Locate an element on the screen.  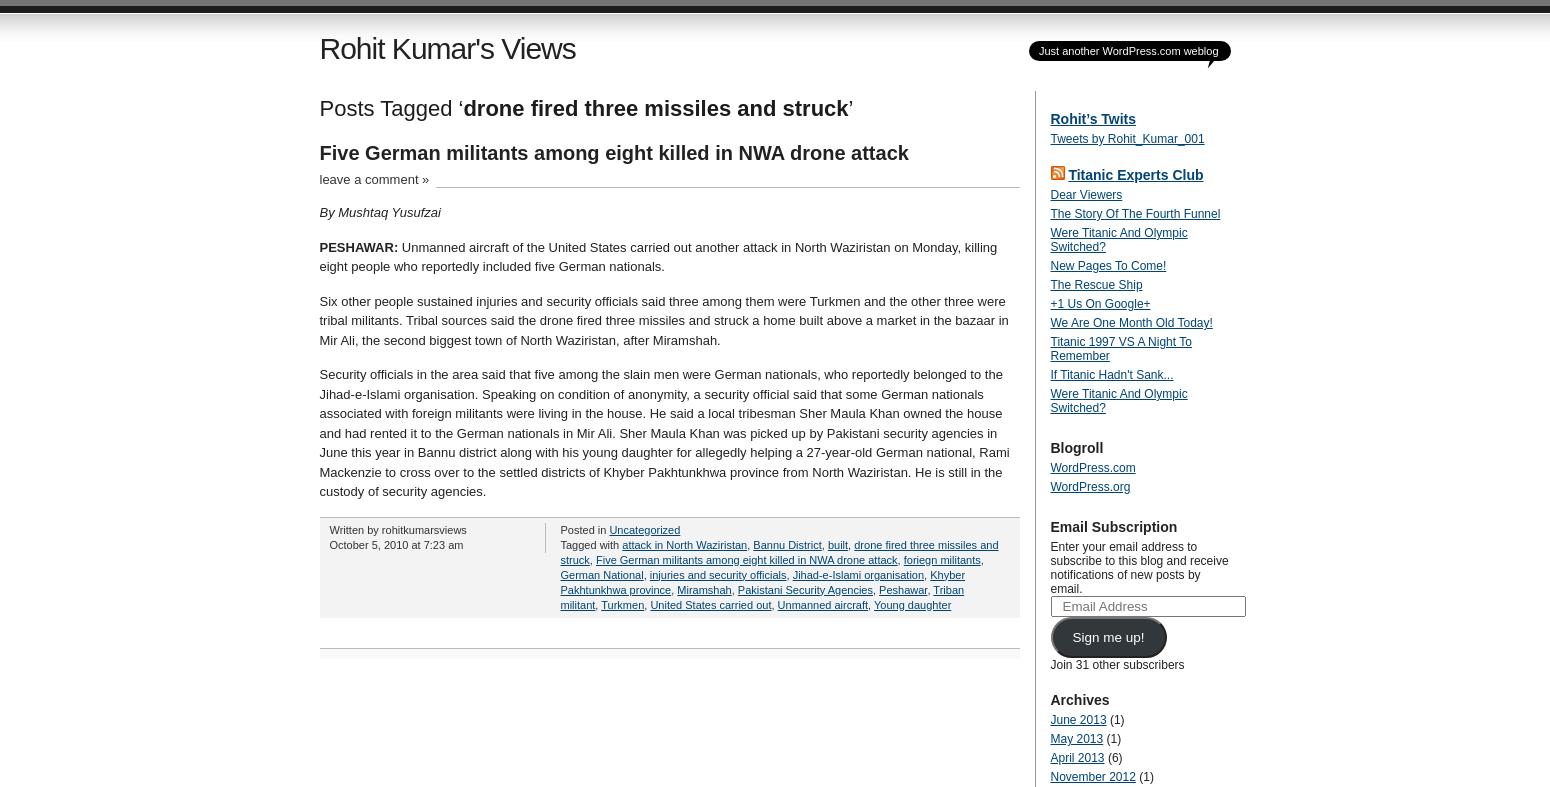
'Posted in' is located at coordinates (584, 528).